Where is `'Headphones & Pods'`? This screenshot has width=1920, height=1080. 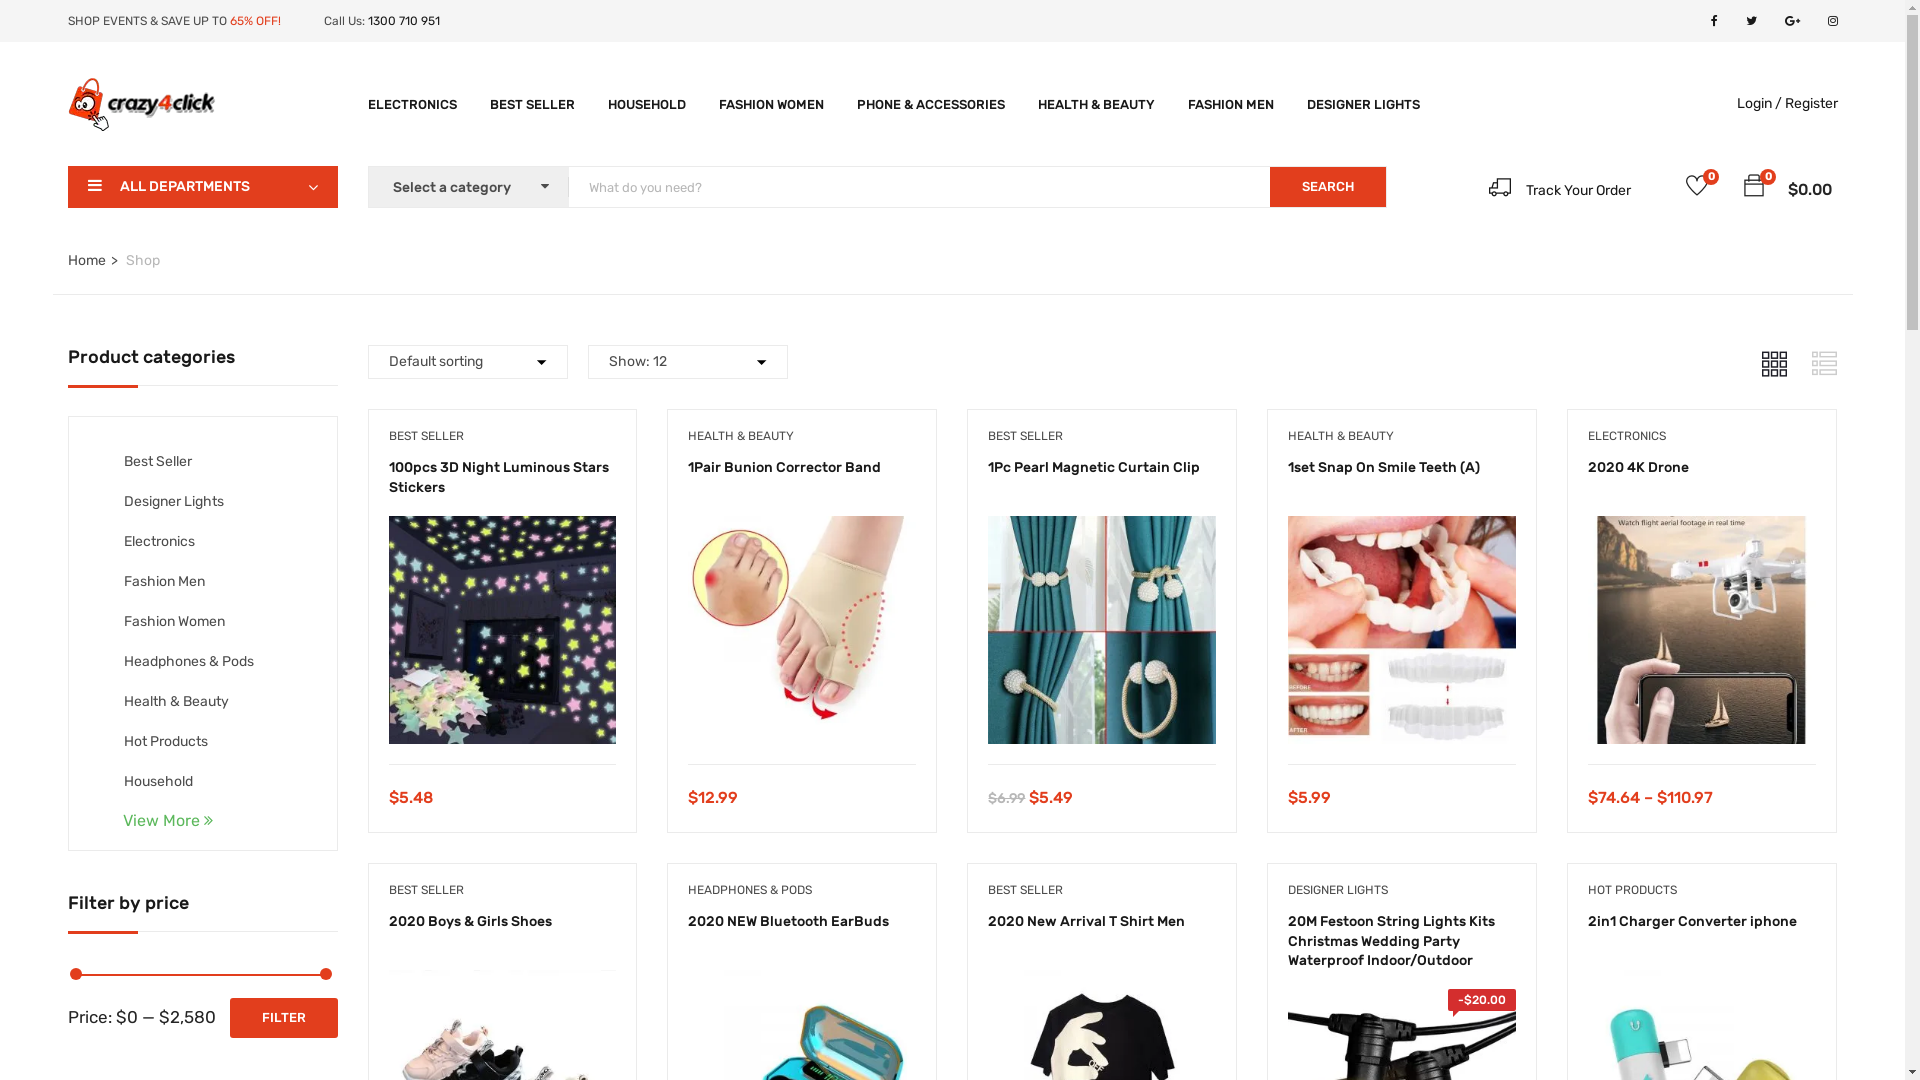 'Headphones & Pods' is located at coordinates (188, 661).